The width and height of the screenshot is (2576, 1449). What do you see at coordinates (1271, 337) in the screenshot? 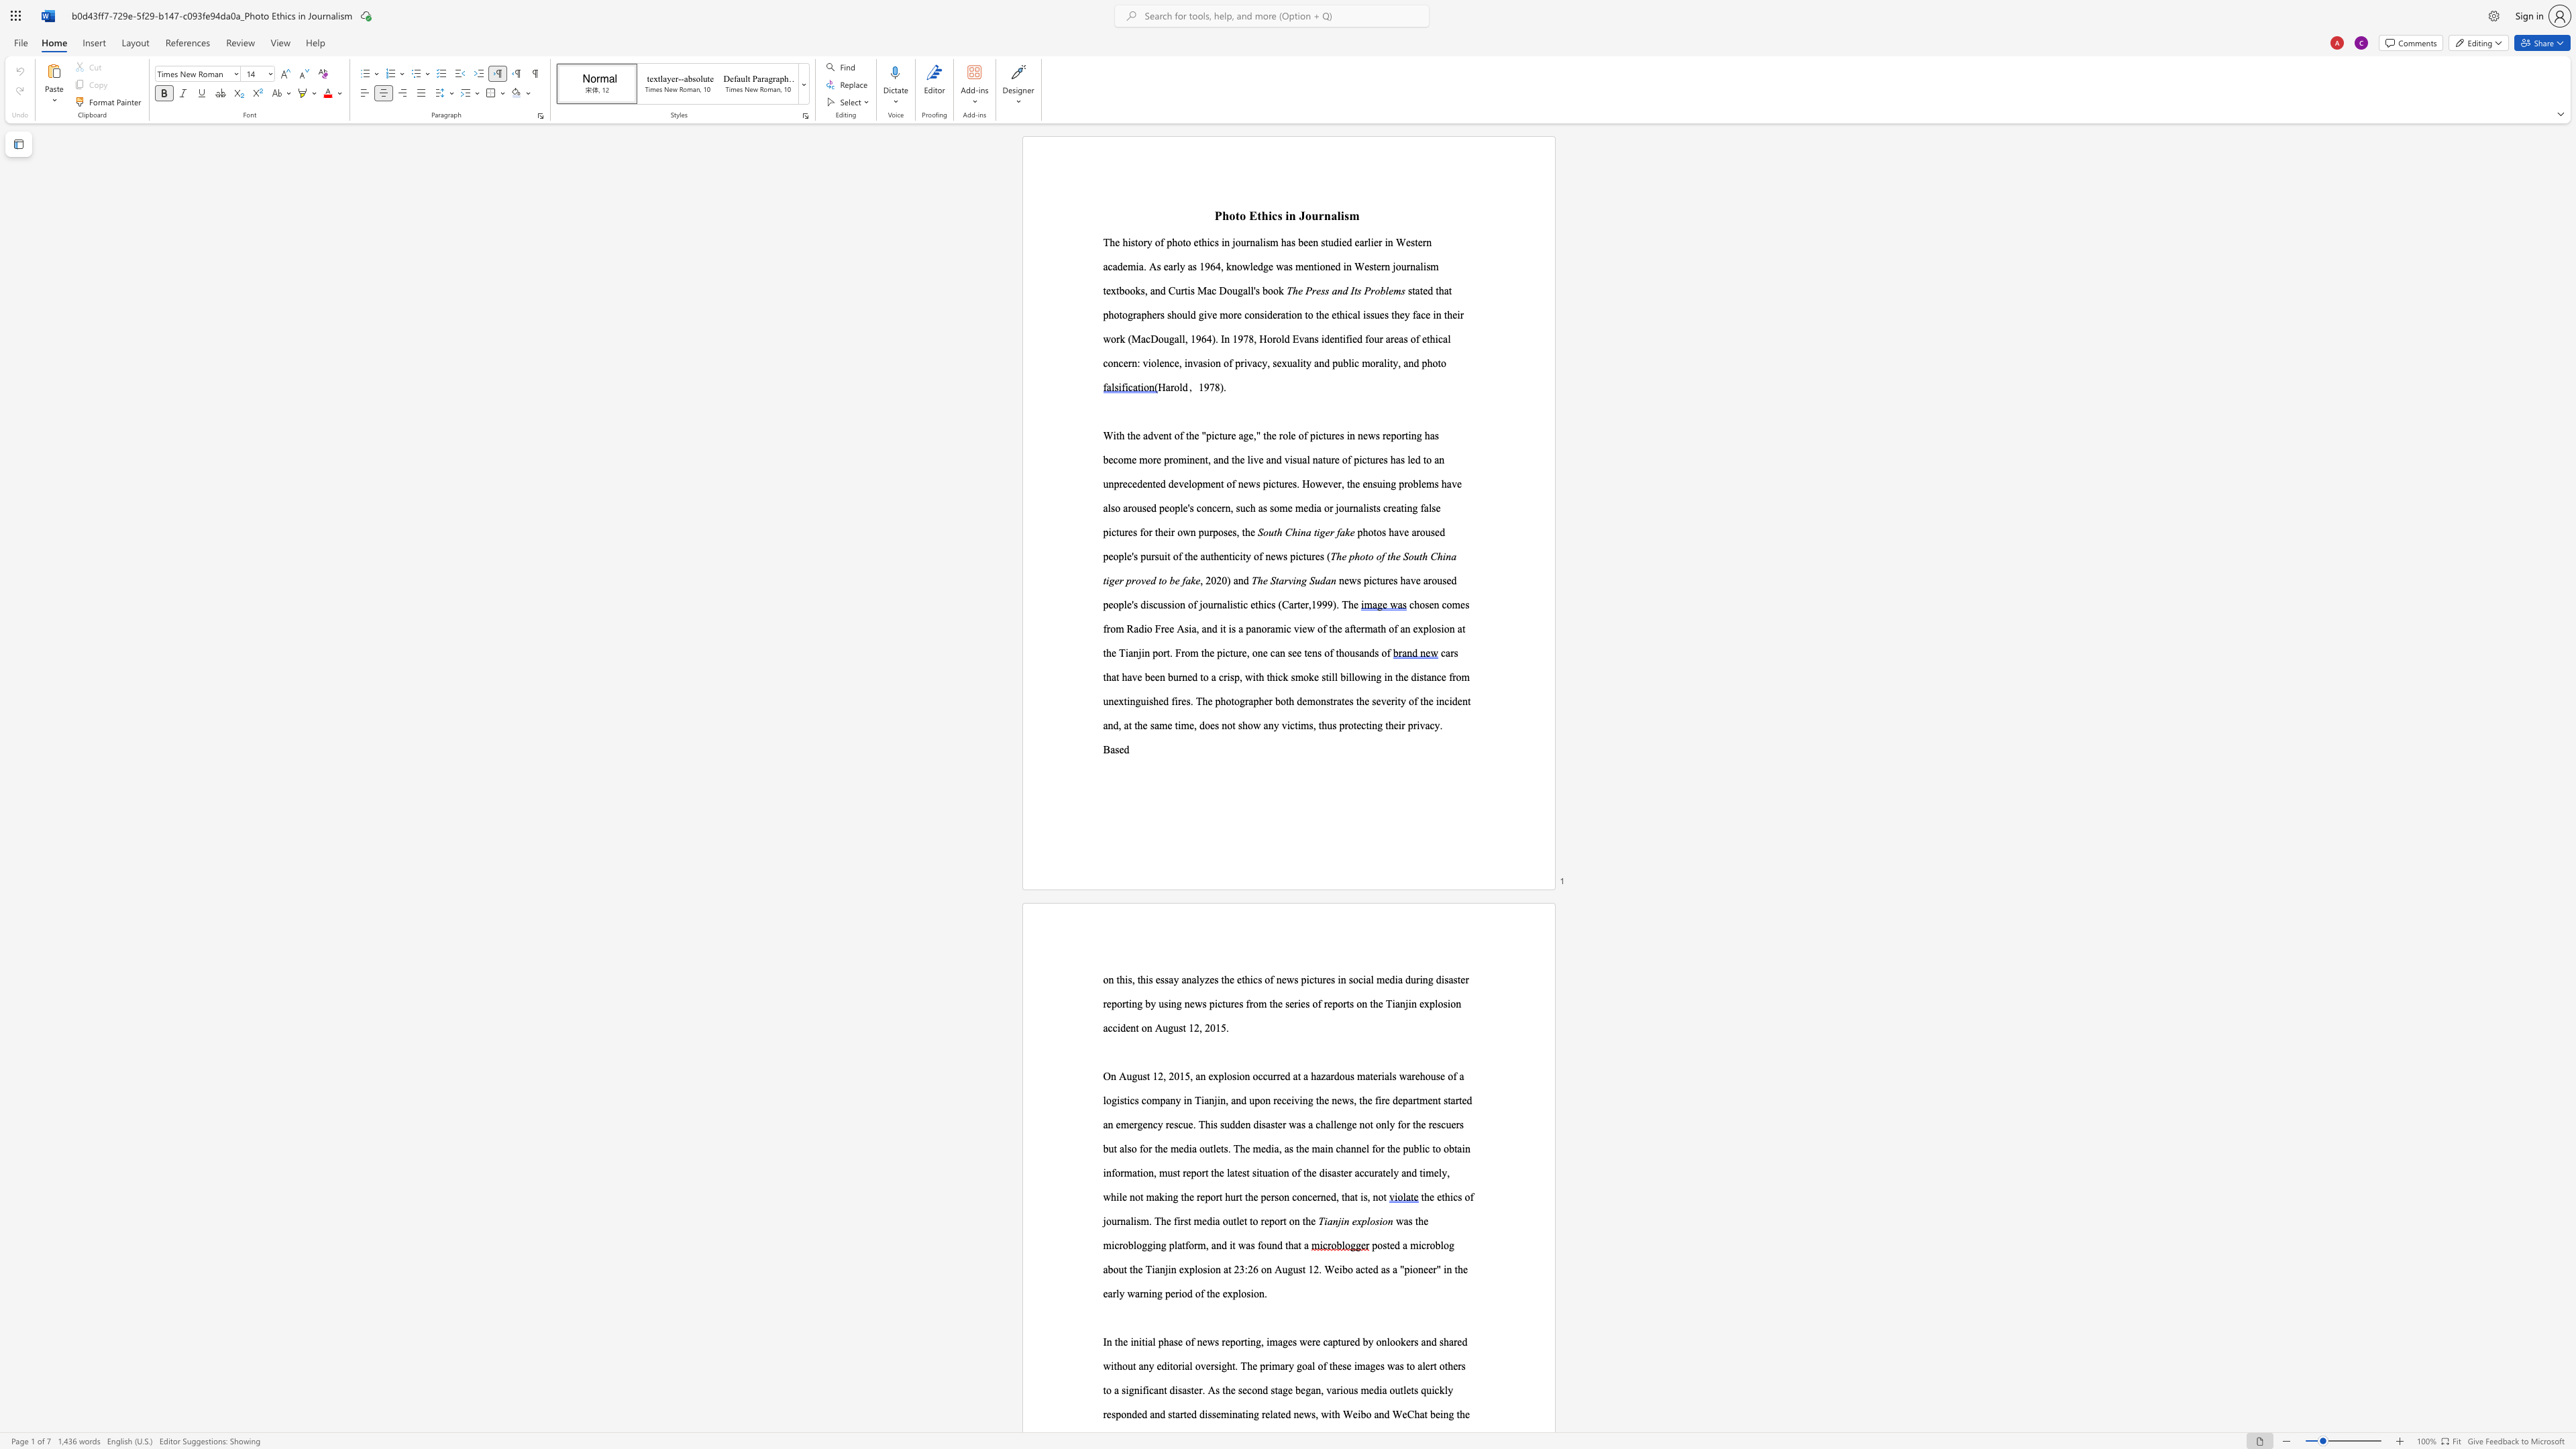
I see `the subset text "rold Eva" within the text ". In 1978, Horold Evans"` at bounding box center [1271, 337].